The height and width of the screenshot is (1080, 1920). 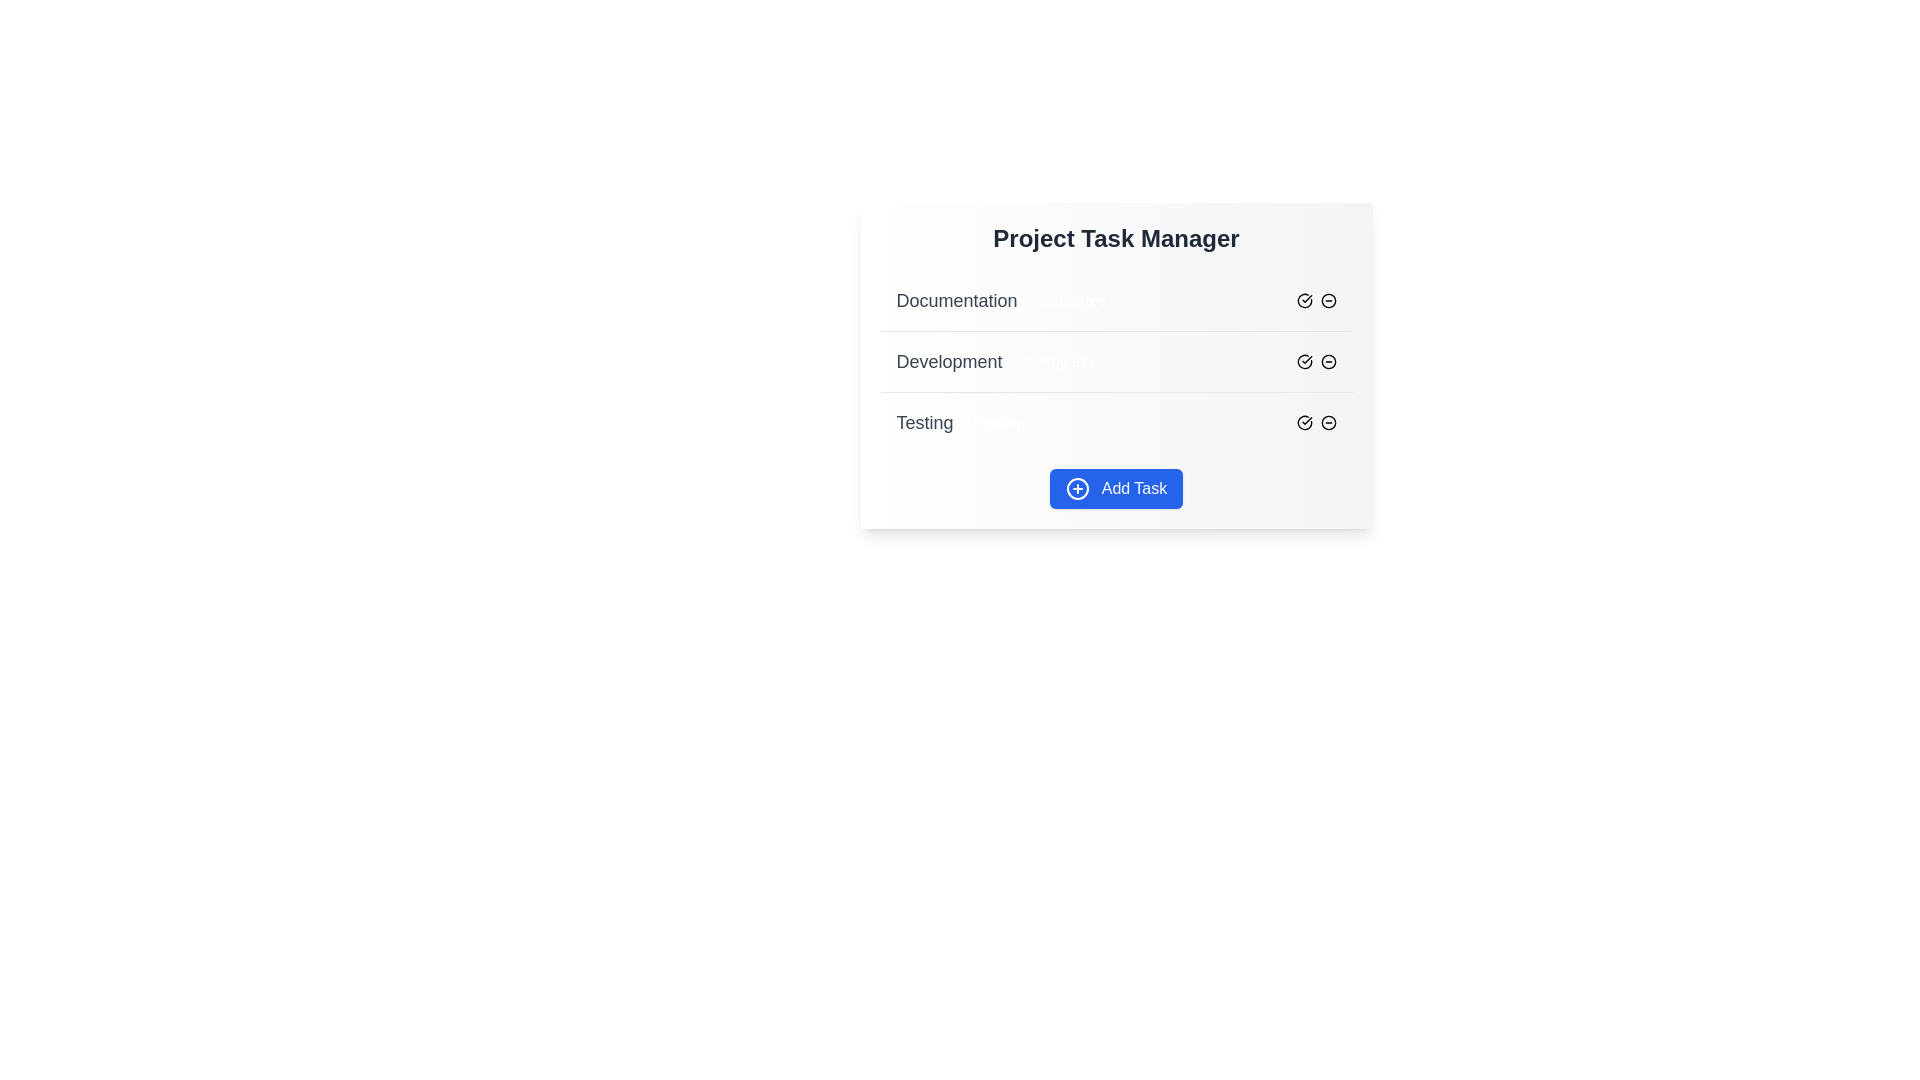 I want to click on the interactive area of the circular border of the 'Add Task' button, so click(x=1076, y=489).